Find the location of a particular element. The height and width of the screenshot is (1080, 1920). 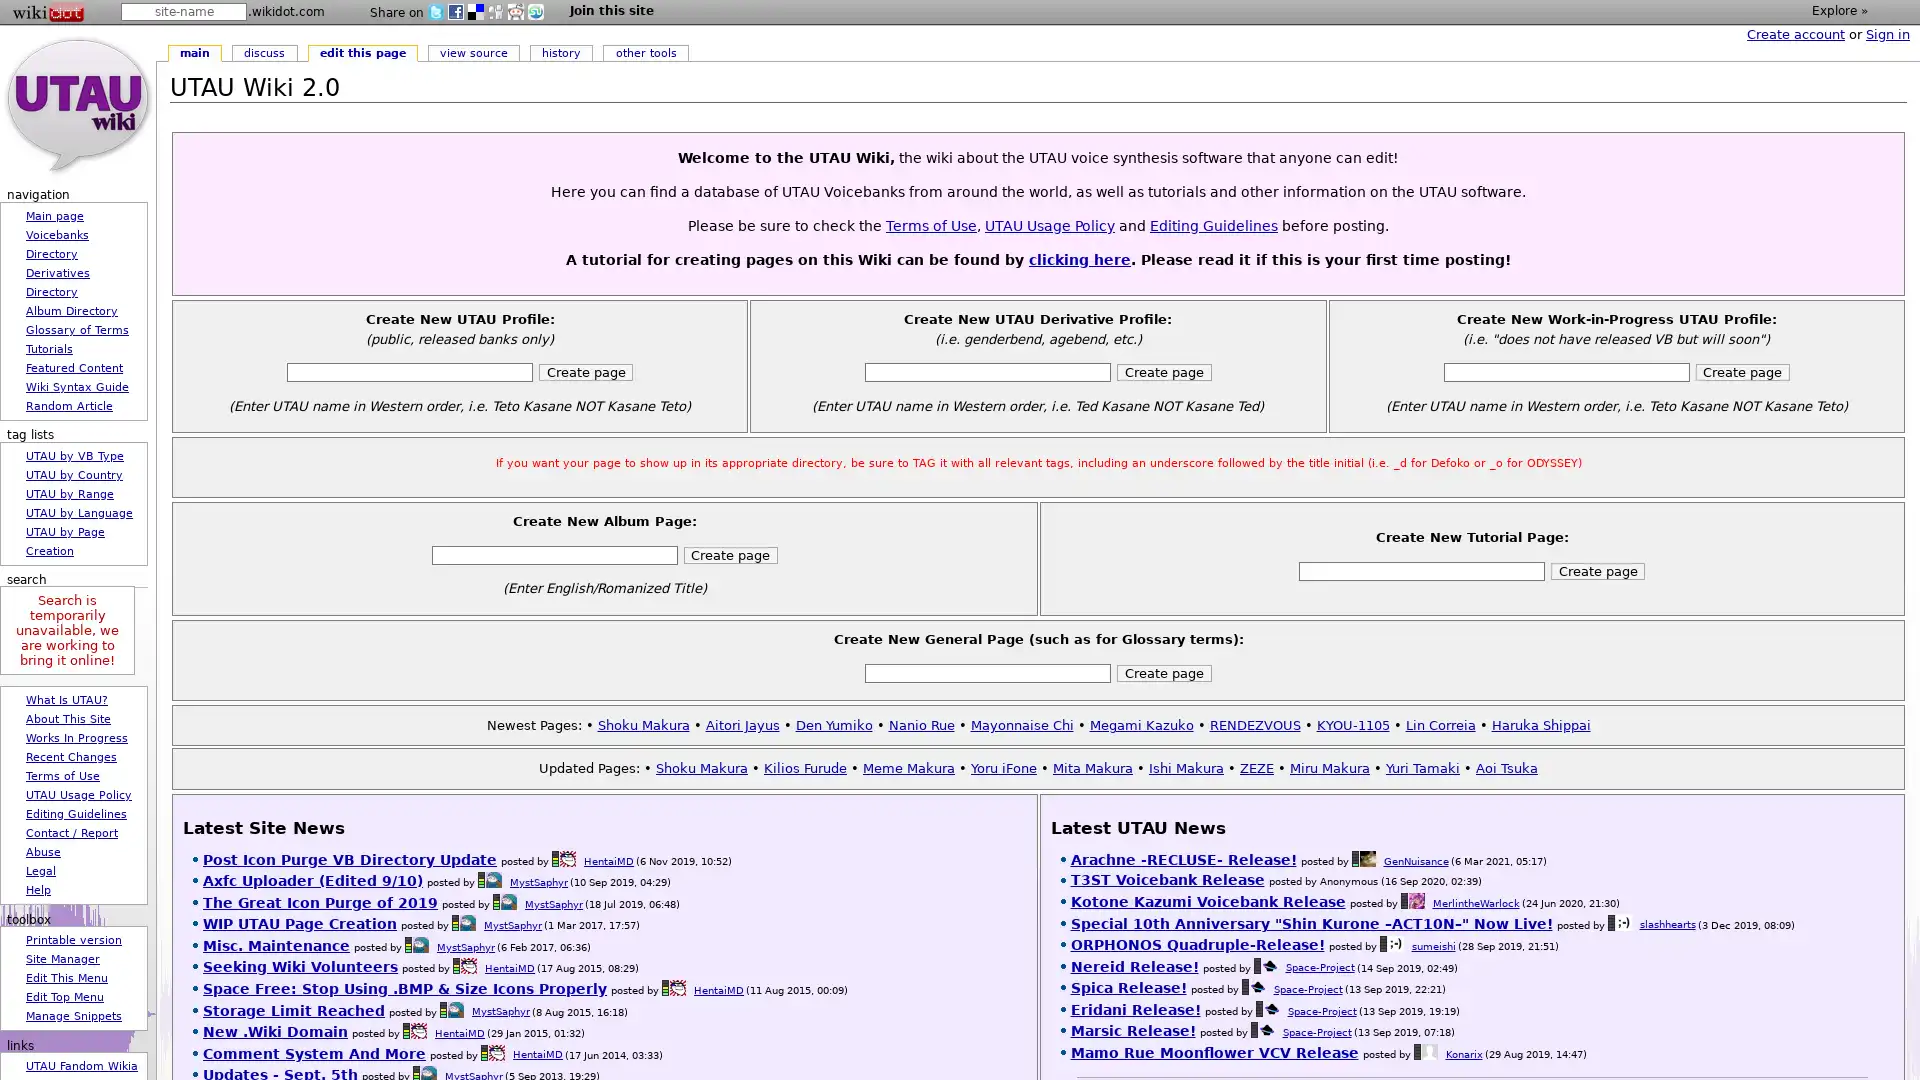

Create page is located at coordinates (584, 372).